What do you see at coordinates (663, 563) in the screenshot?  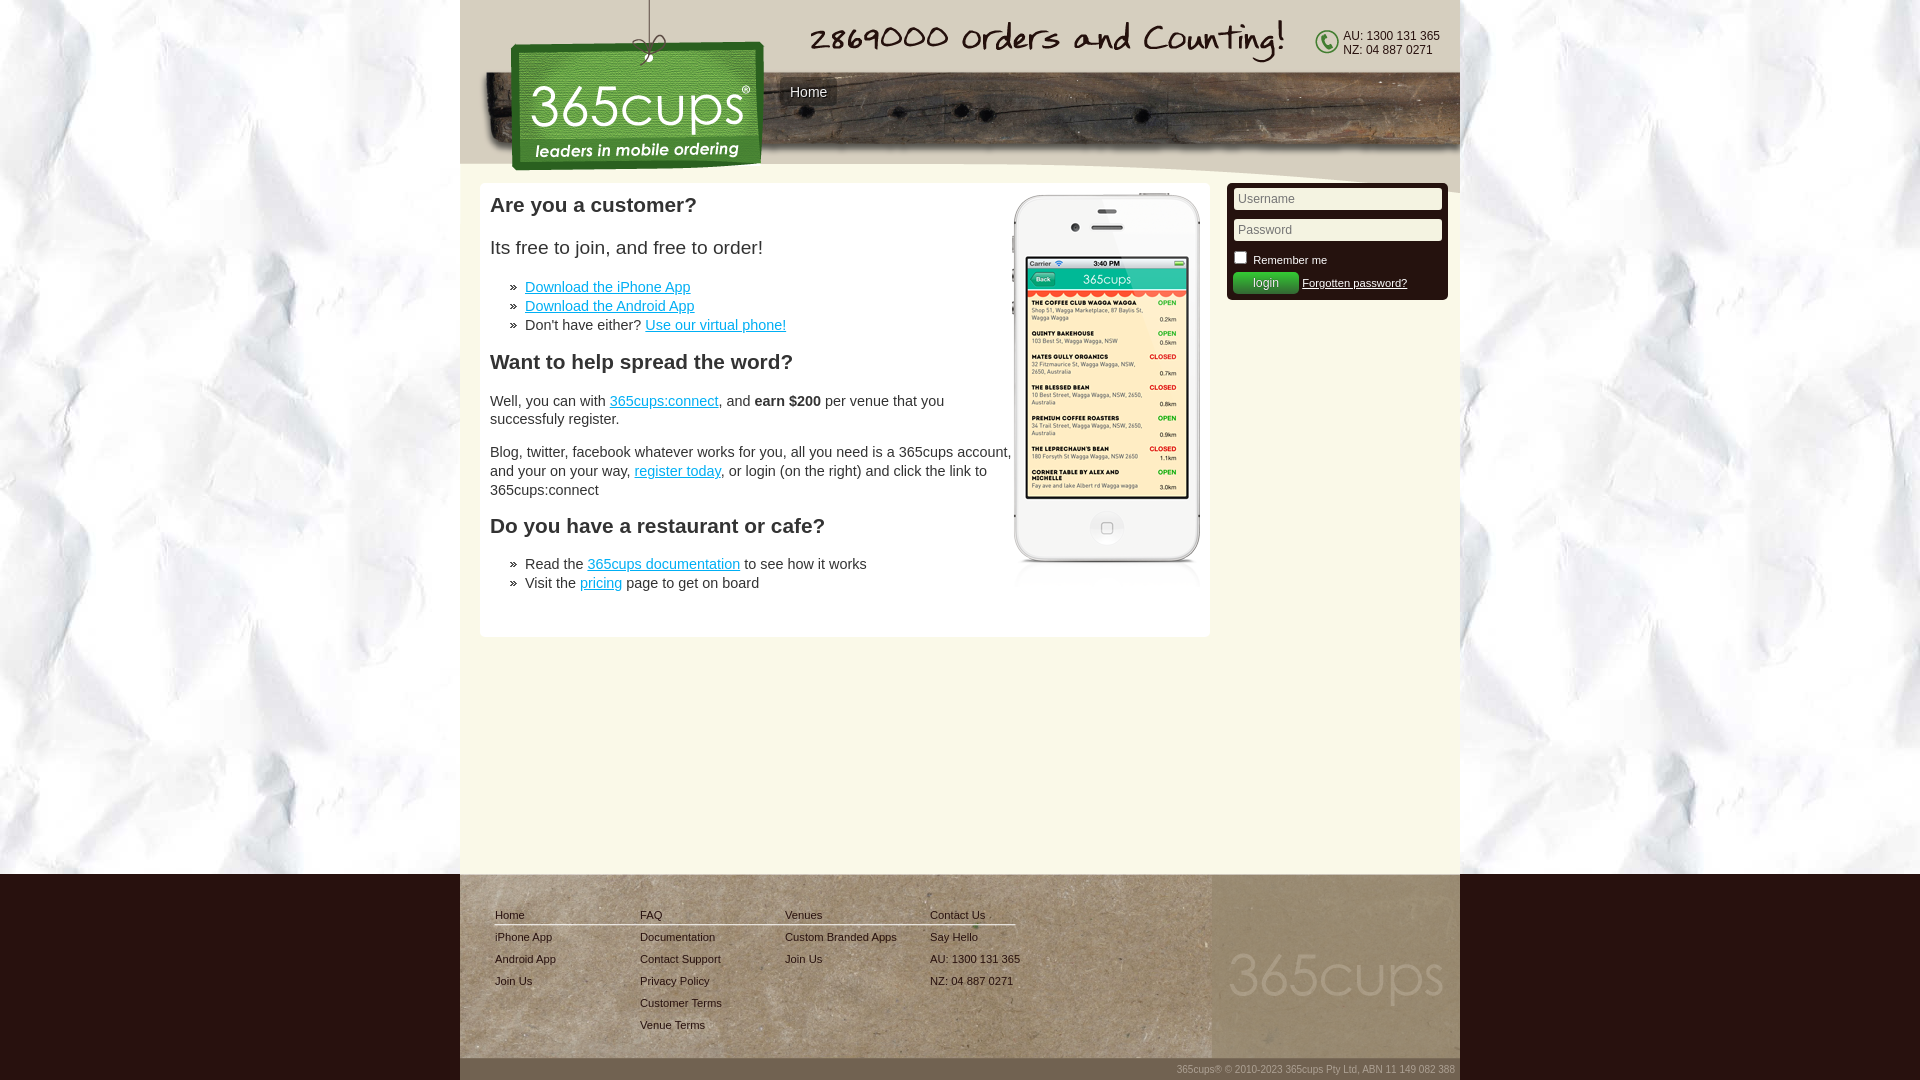 I see `'365cups documentation'` at bounding box center [663, 563].